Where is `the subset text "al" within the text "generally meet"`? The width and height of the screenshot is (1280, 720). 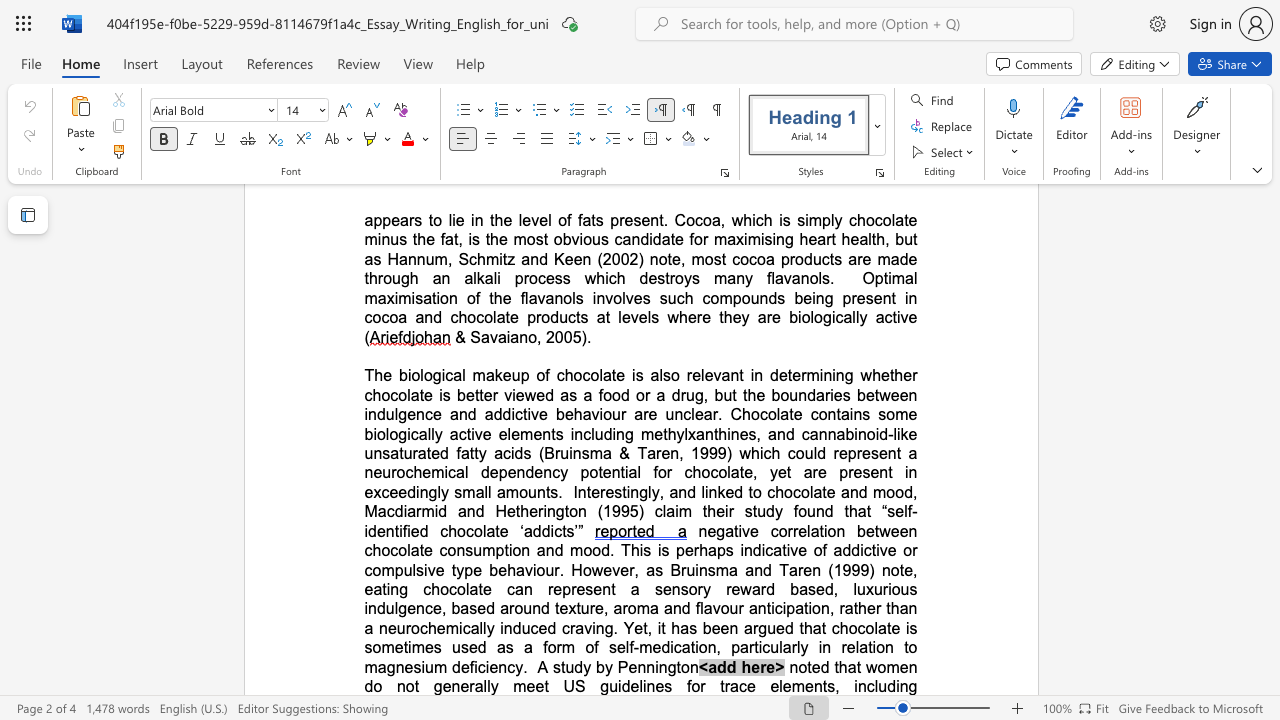
the subset text "al" within the text "generally meet" is located at coordinates (473, 685).